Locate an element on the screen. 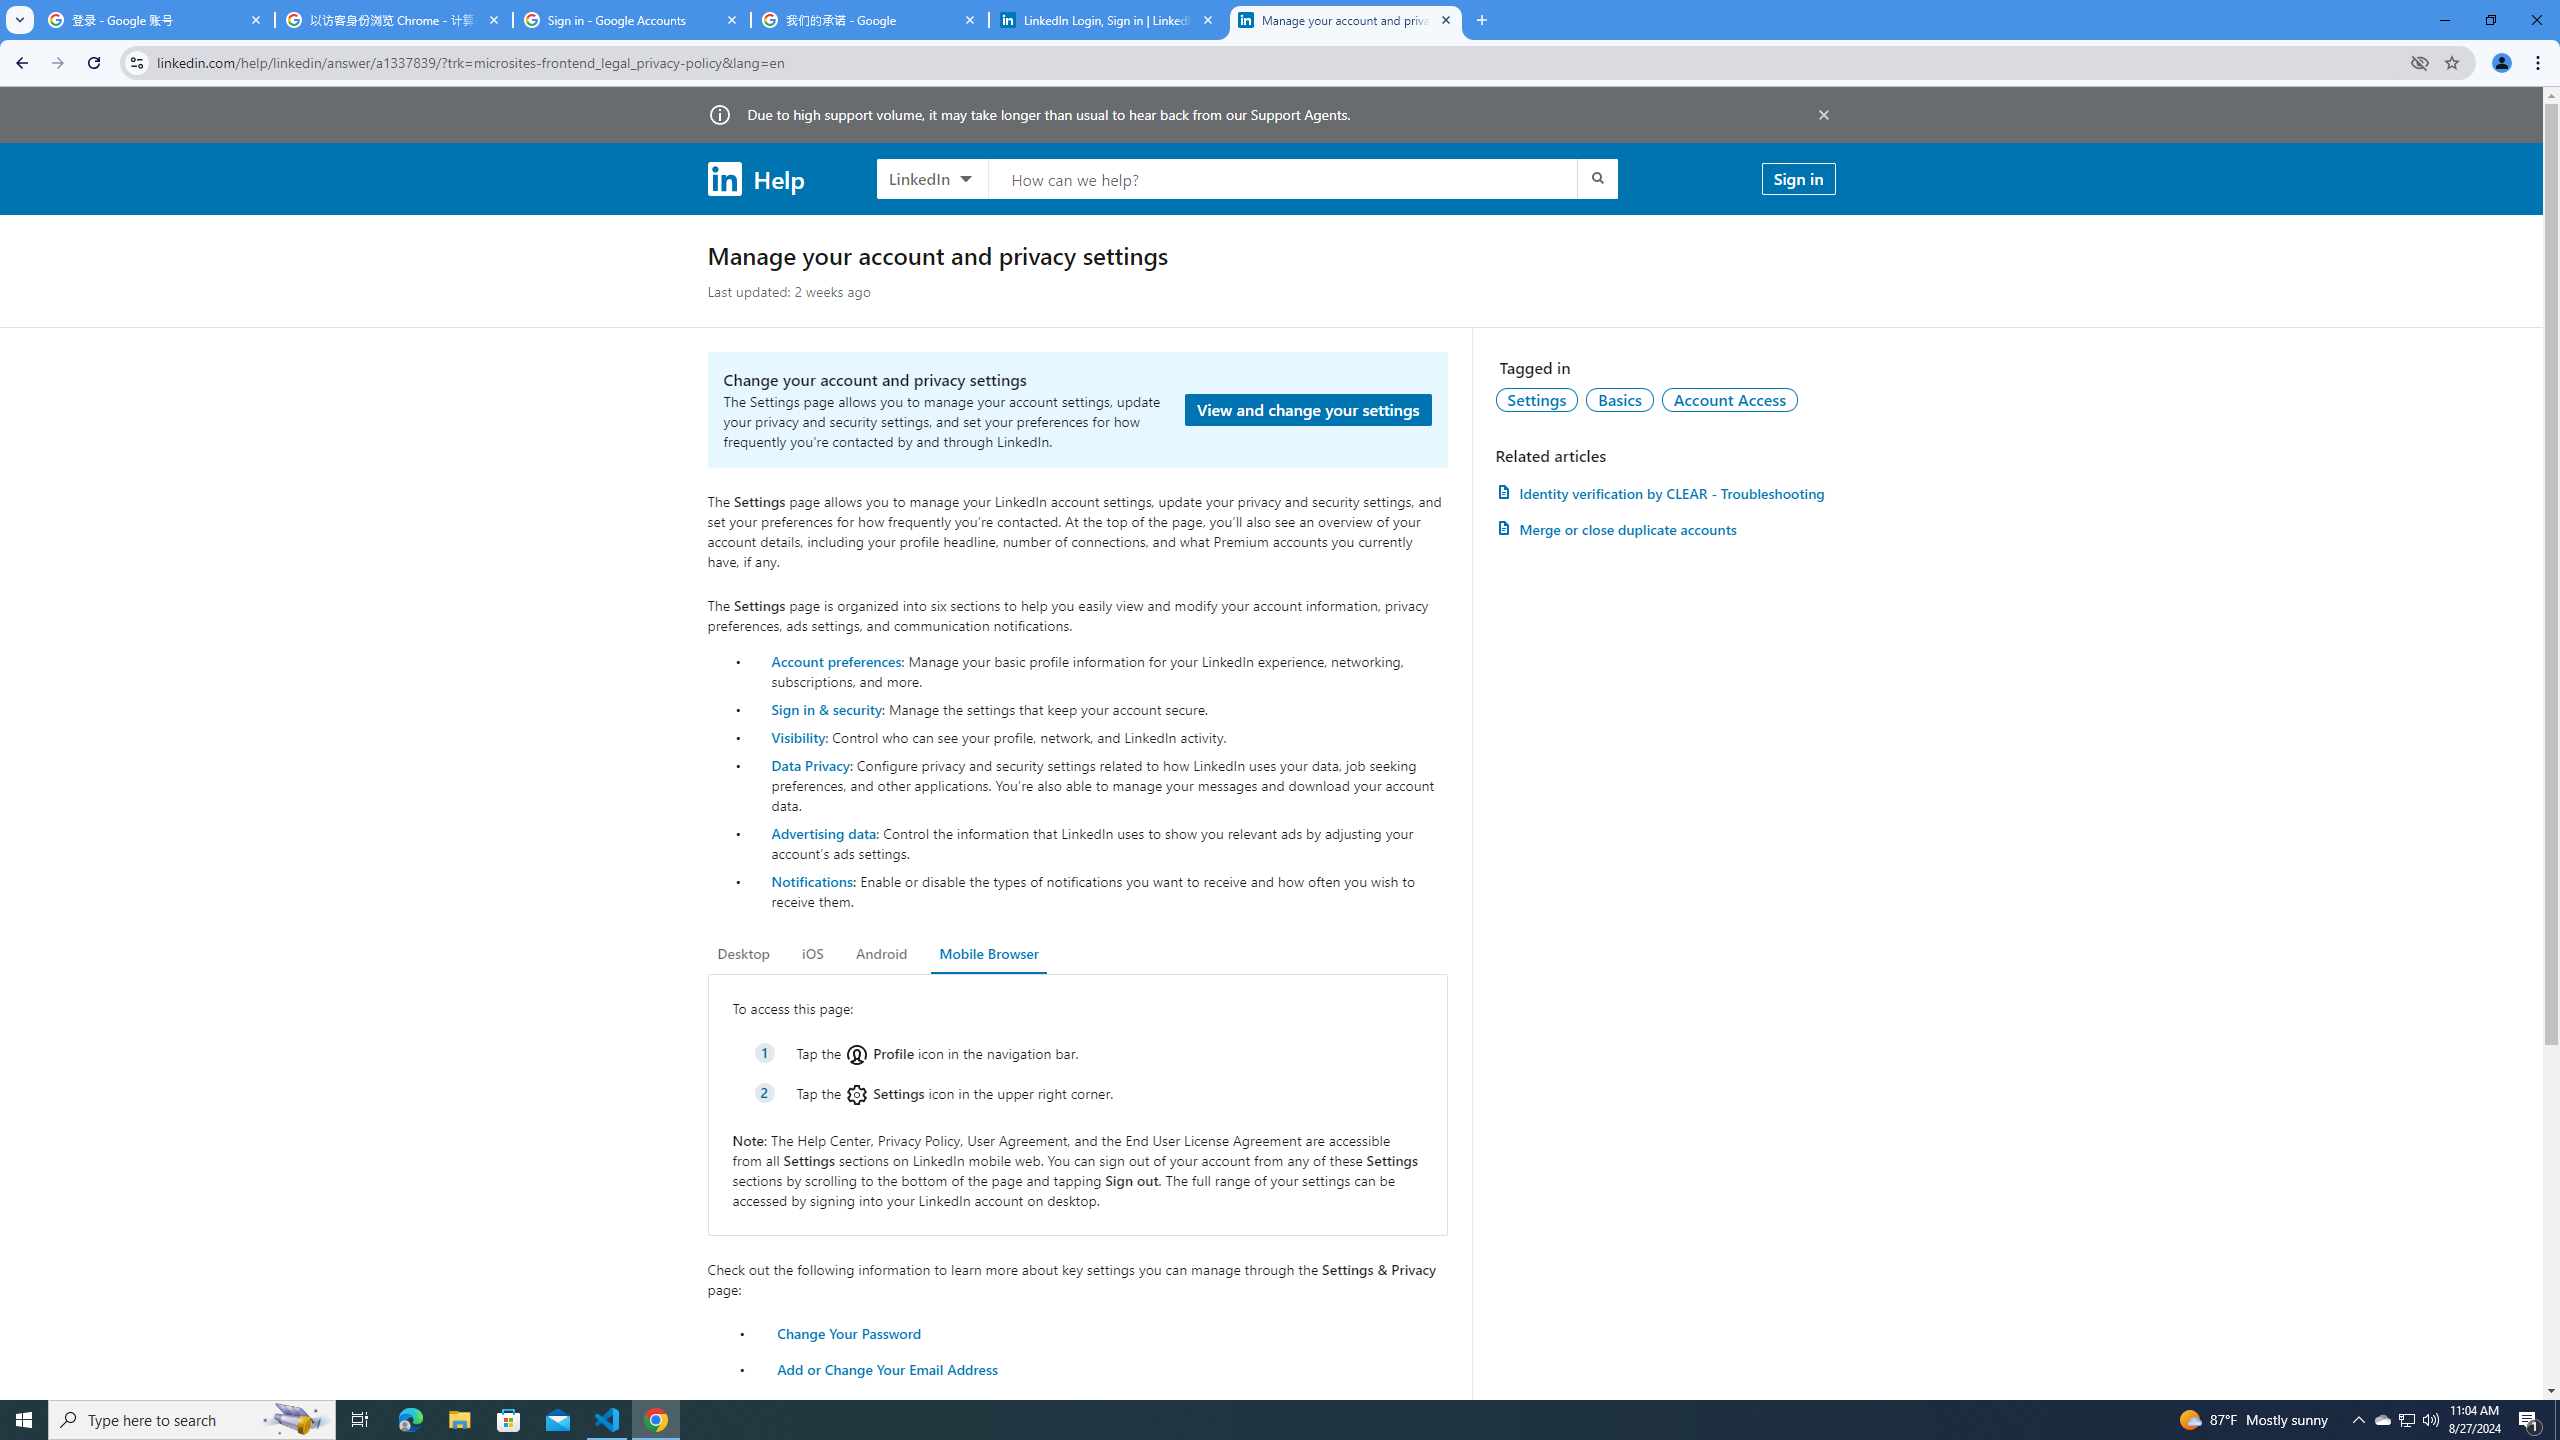  'Notifications' is located at coordinates (811, 880).